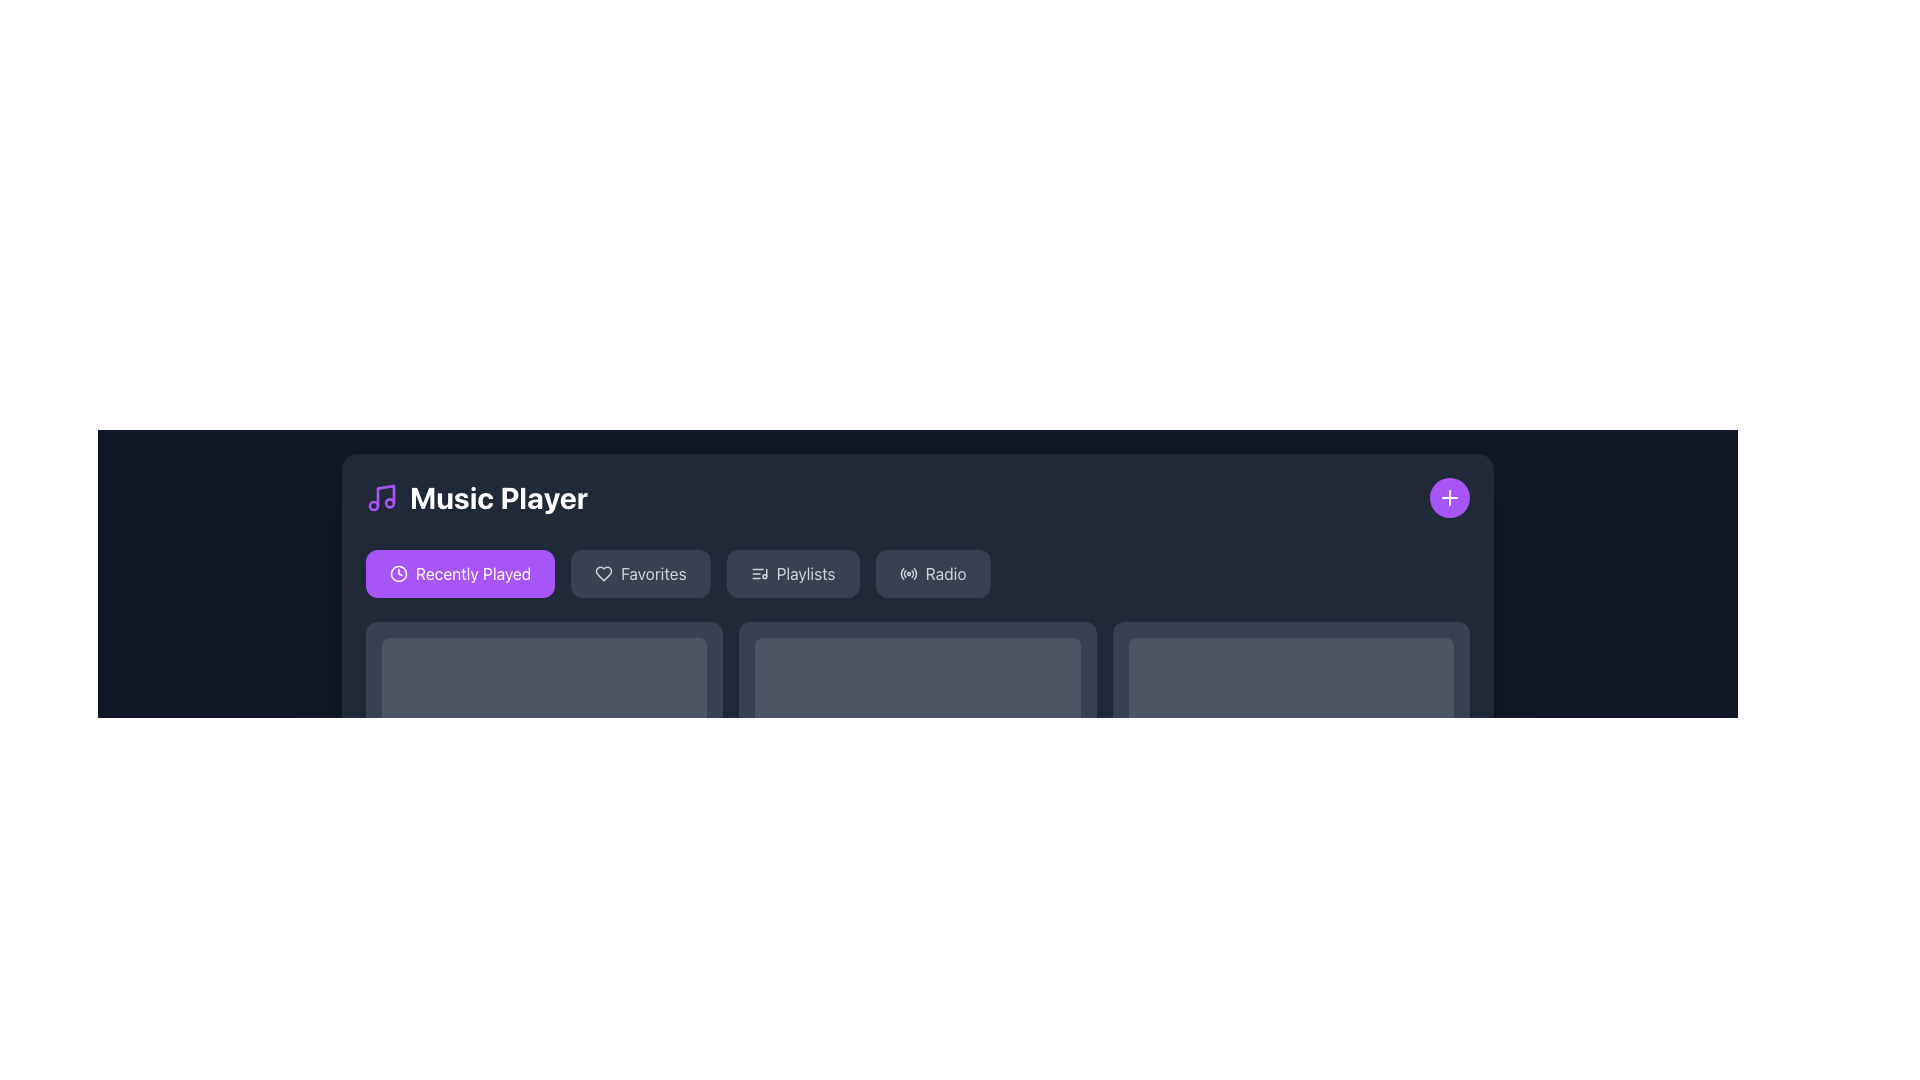 The image size is (1920, 1080). What do you see at coordinates (1449, 496) in the screenshot?
I see `the action button in the top-right corner of the interface, which is embedded in a purple circular background` at bounding box center [1449, 496].